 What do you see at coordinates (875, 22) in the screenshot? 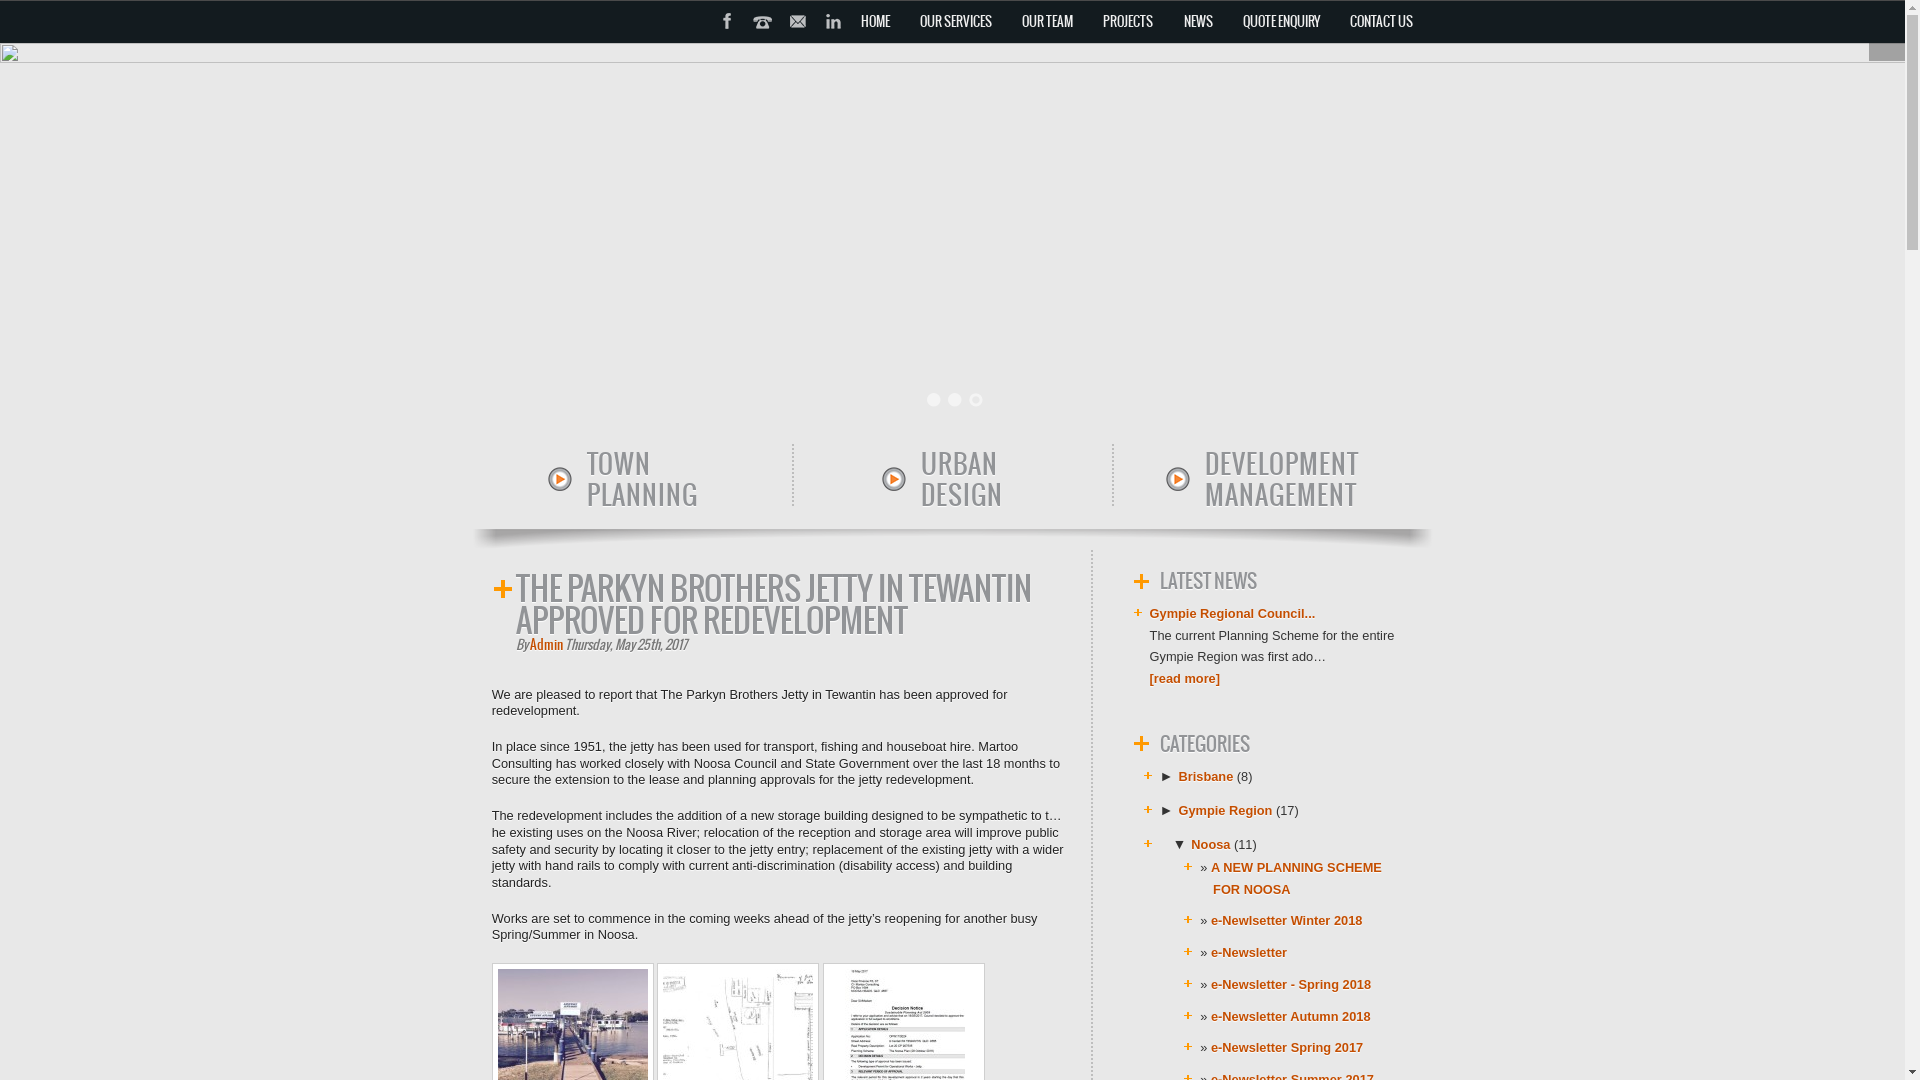
I see `'HOME'` at bounding box center [875, 22].